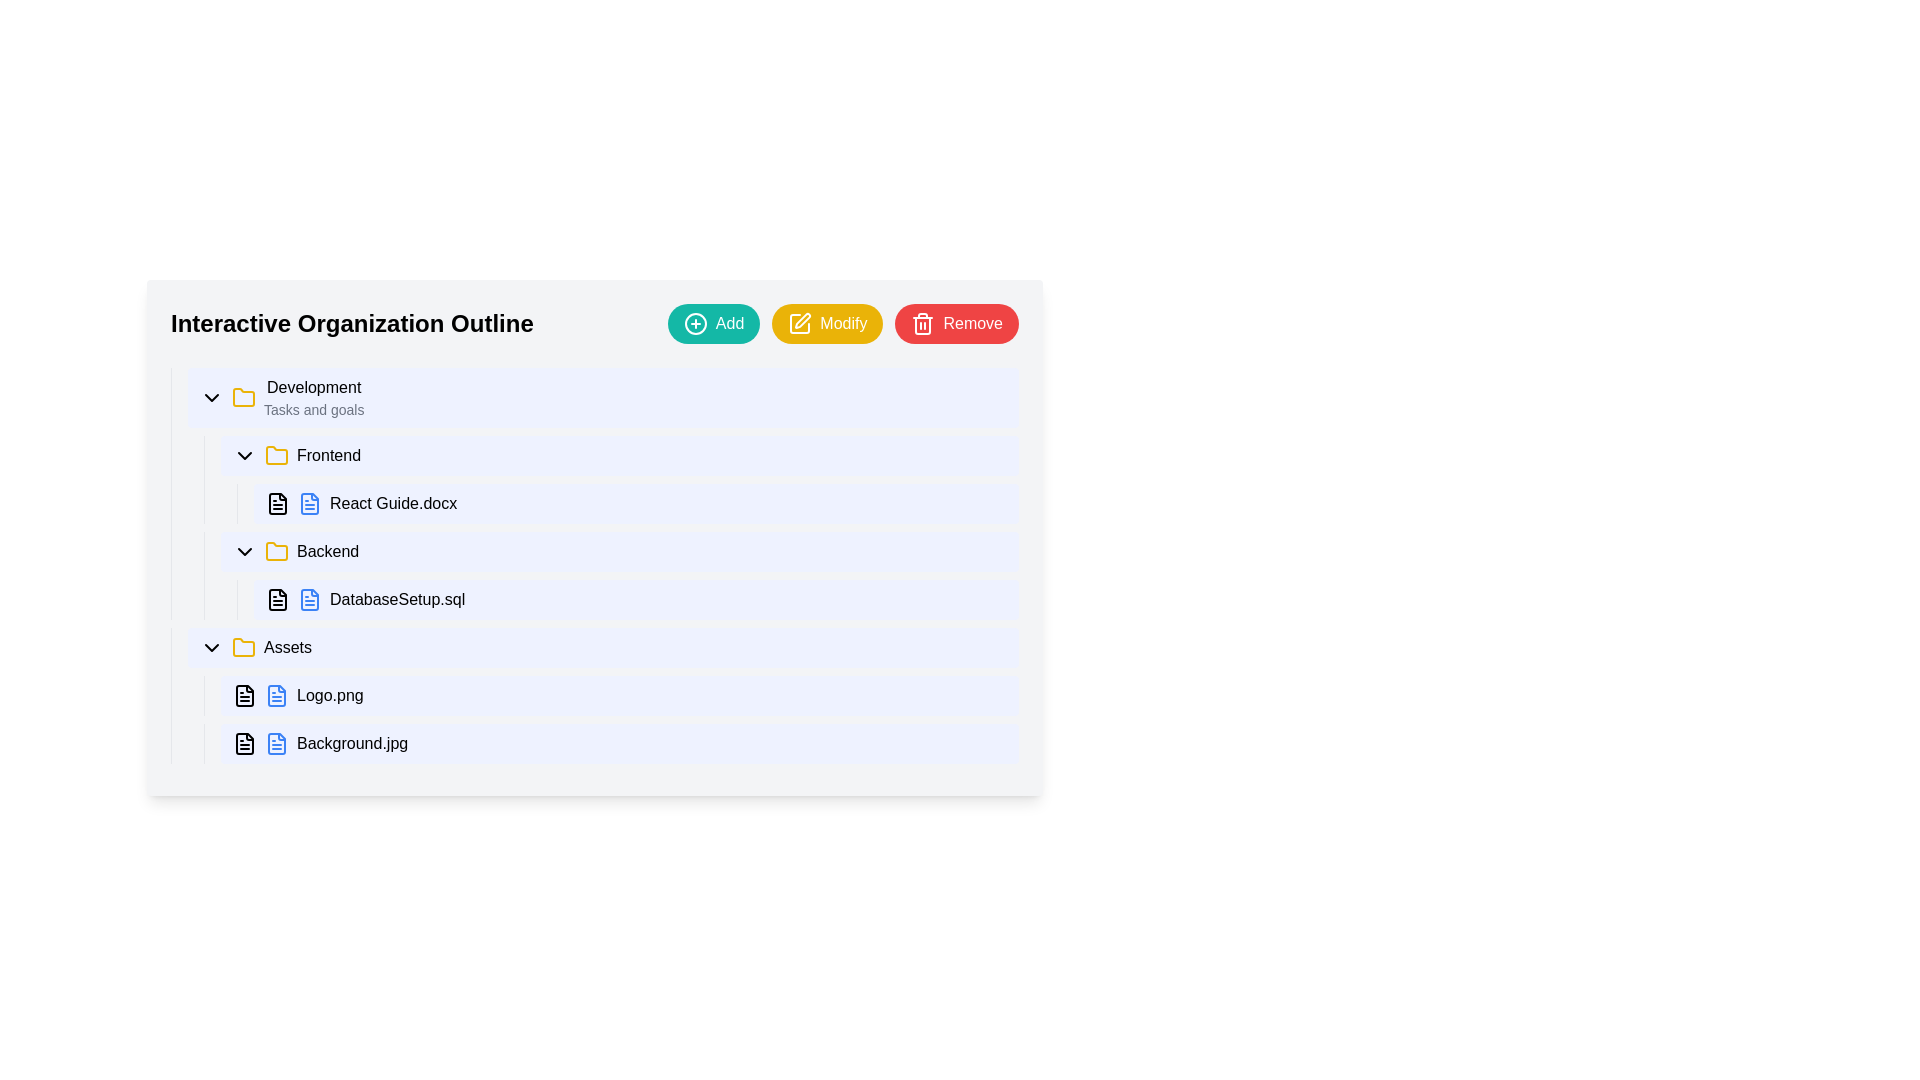 The height and width of the screenshot is (1080, 1920). I want to click on attributes of the yellow outlined folder icon located to the left of the 'Development' list item, which is the first folder icon under 'Interactive Organization Outline', so click(243, 397).